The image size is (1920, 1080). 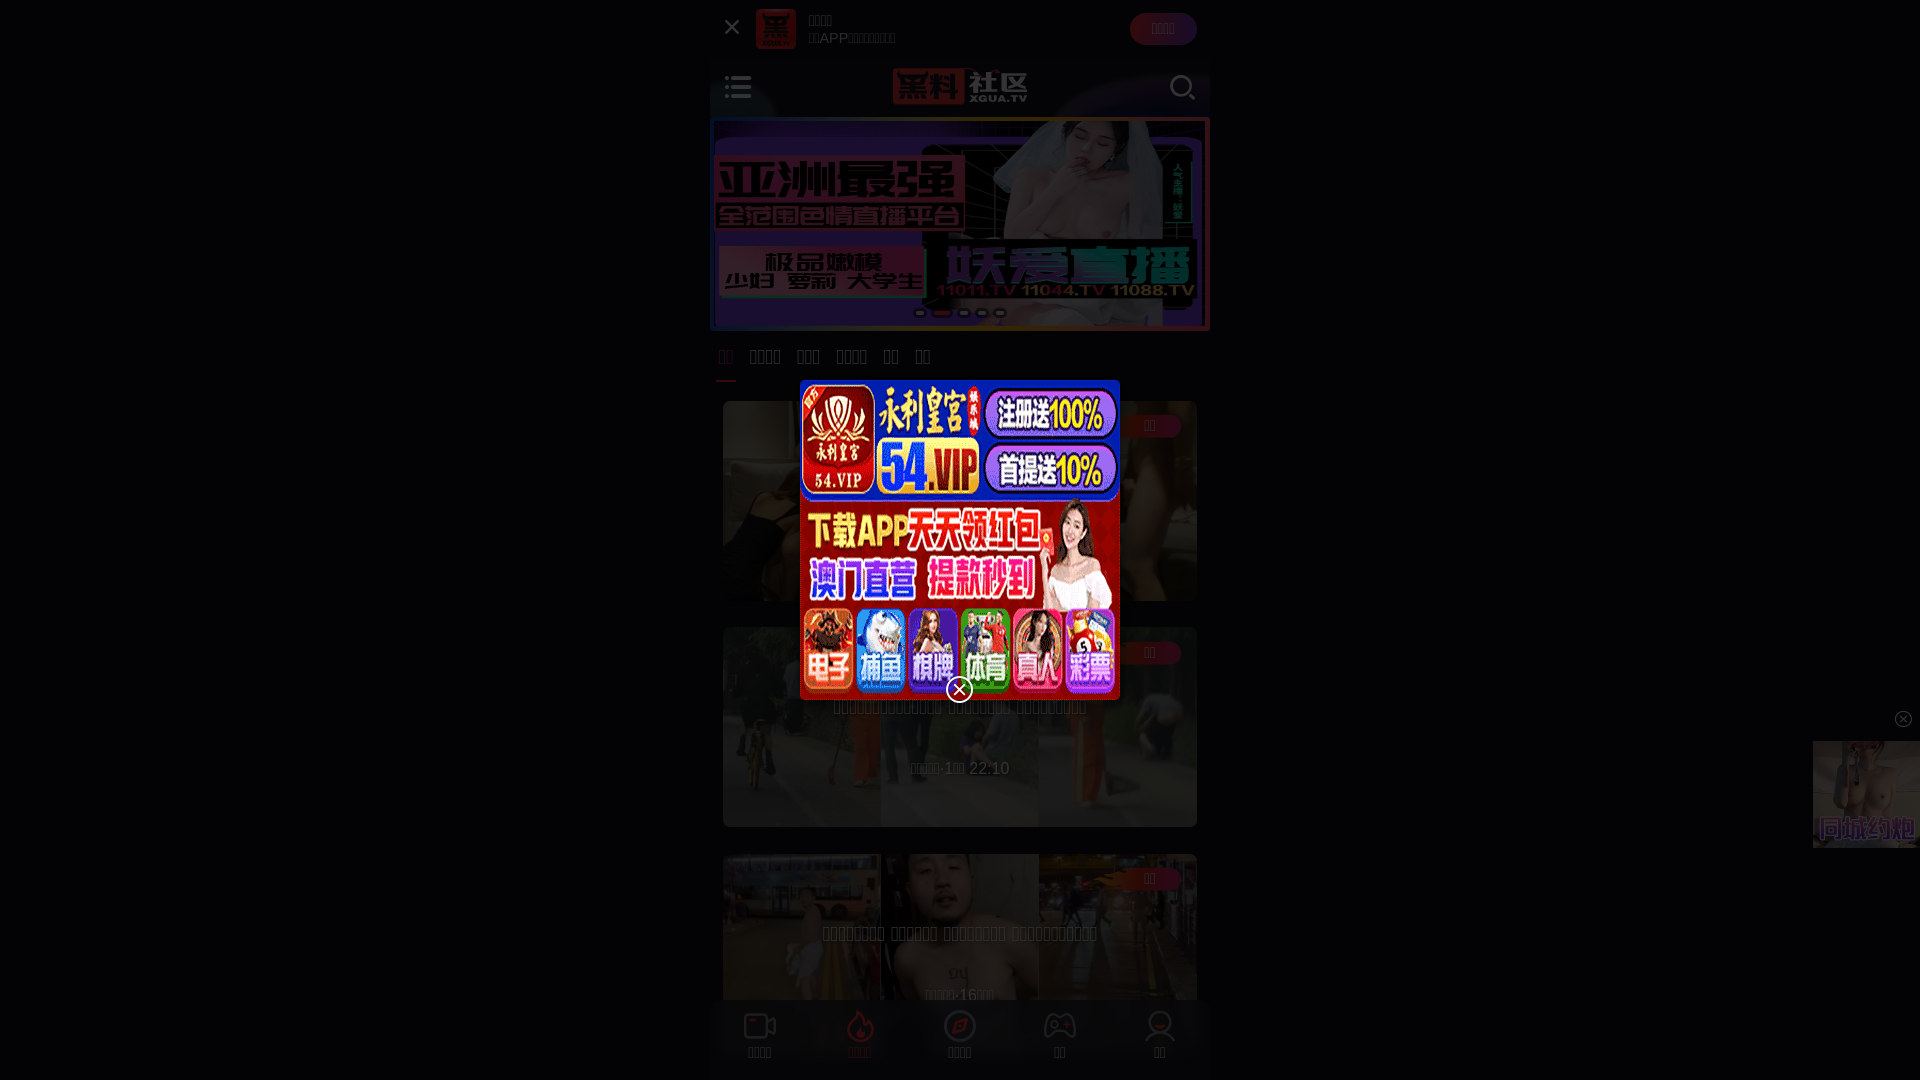 I want to click on '3', so click(x=964, y=312).